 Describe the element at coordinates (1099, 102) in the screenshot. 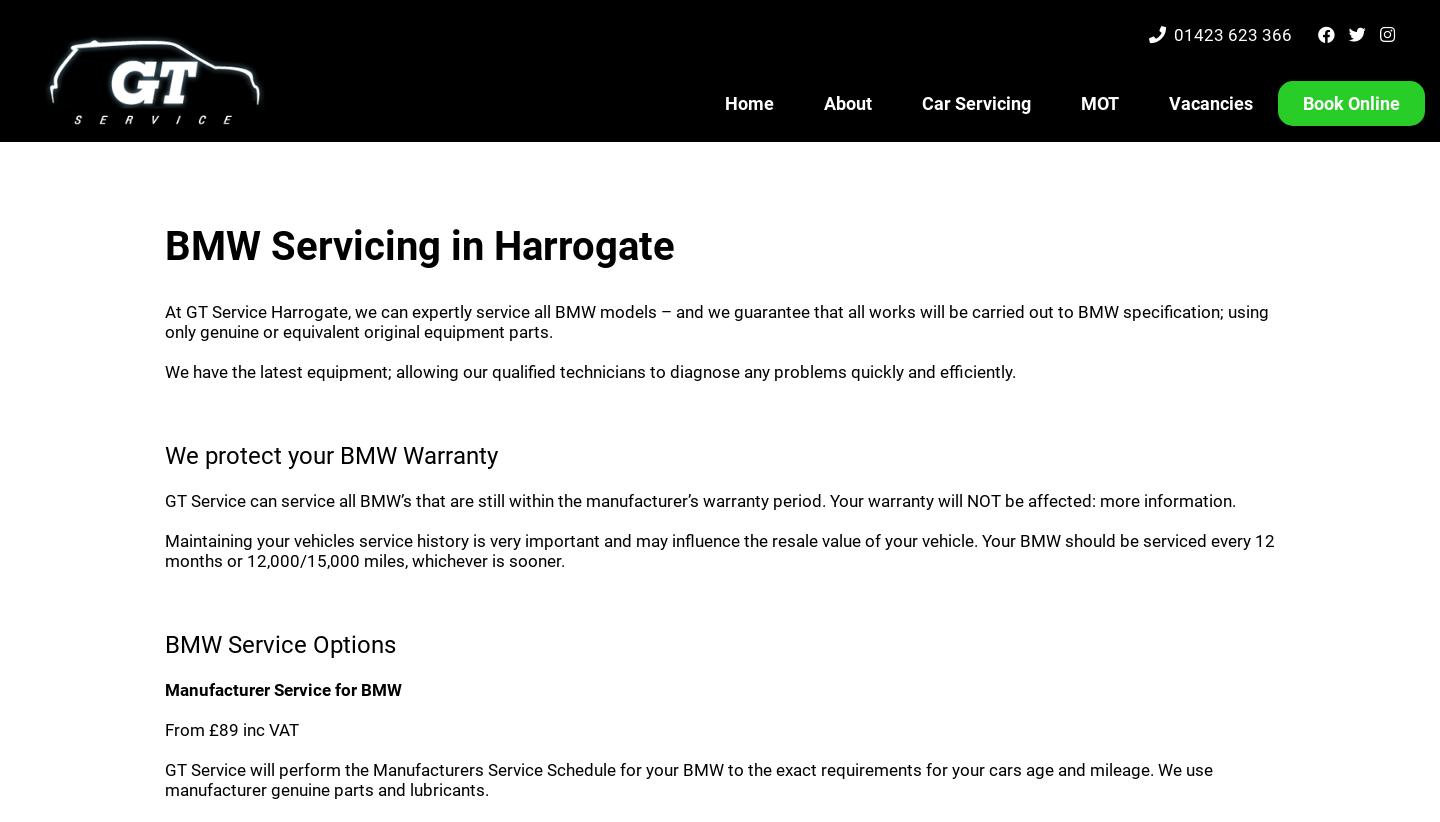

I see `'MOT'` at that location.